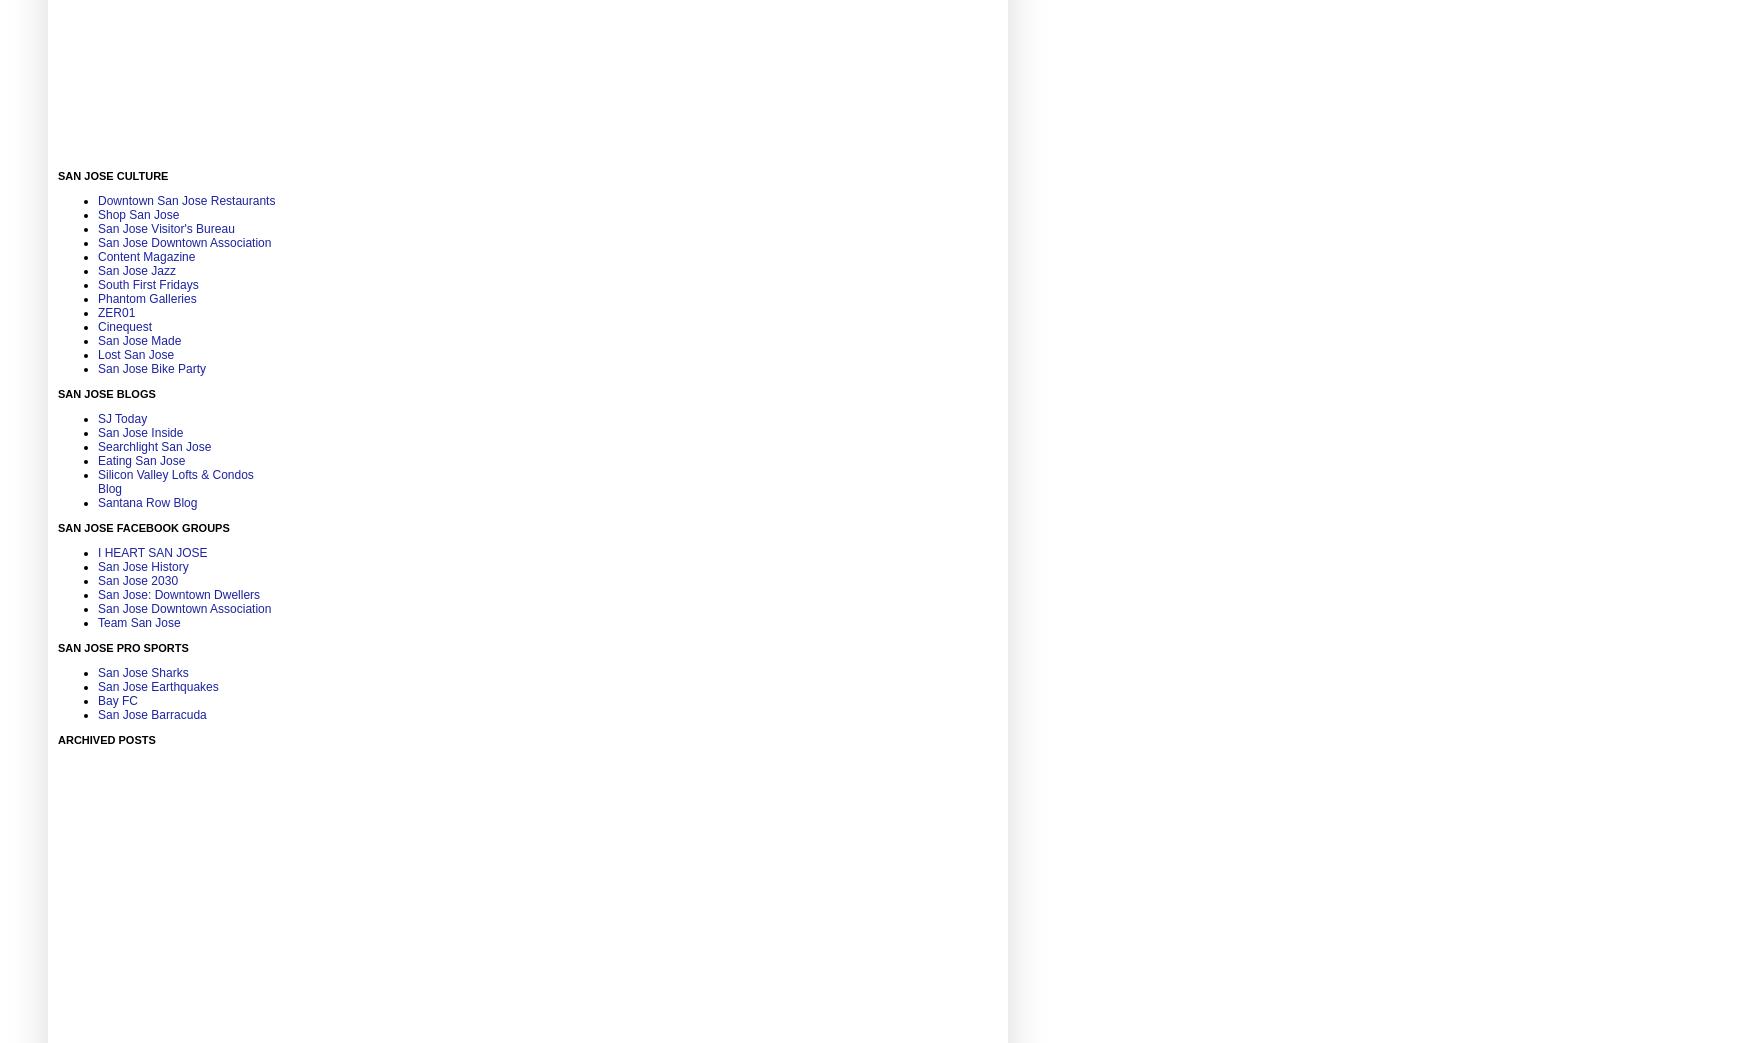 This screenshot has width=1740, height=1043. Describe the element at coordinates (56, 527) in the screenshot. I see `'San Jose Facebook Groups'` at that location.